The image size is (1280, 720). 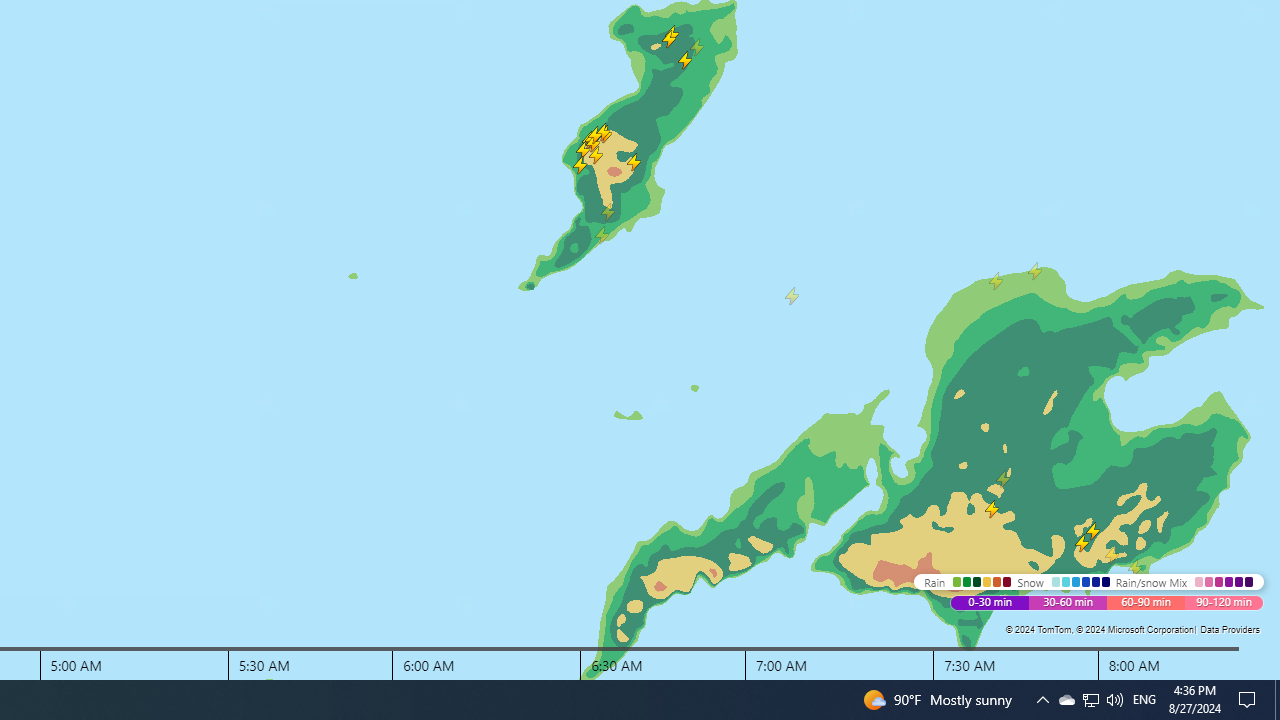 What do you see at coordinates (1113, 698) in the screenshot?
I see `'User Promoted Notification Area'` at bounding box center [1113, 698].